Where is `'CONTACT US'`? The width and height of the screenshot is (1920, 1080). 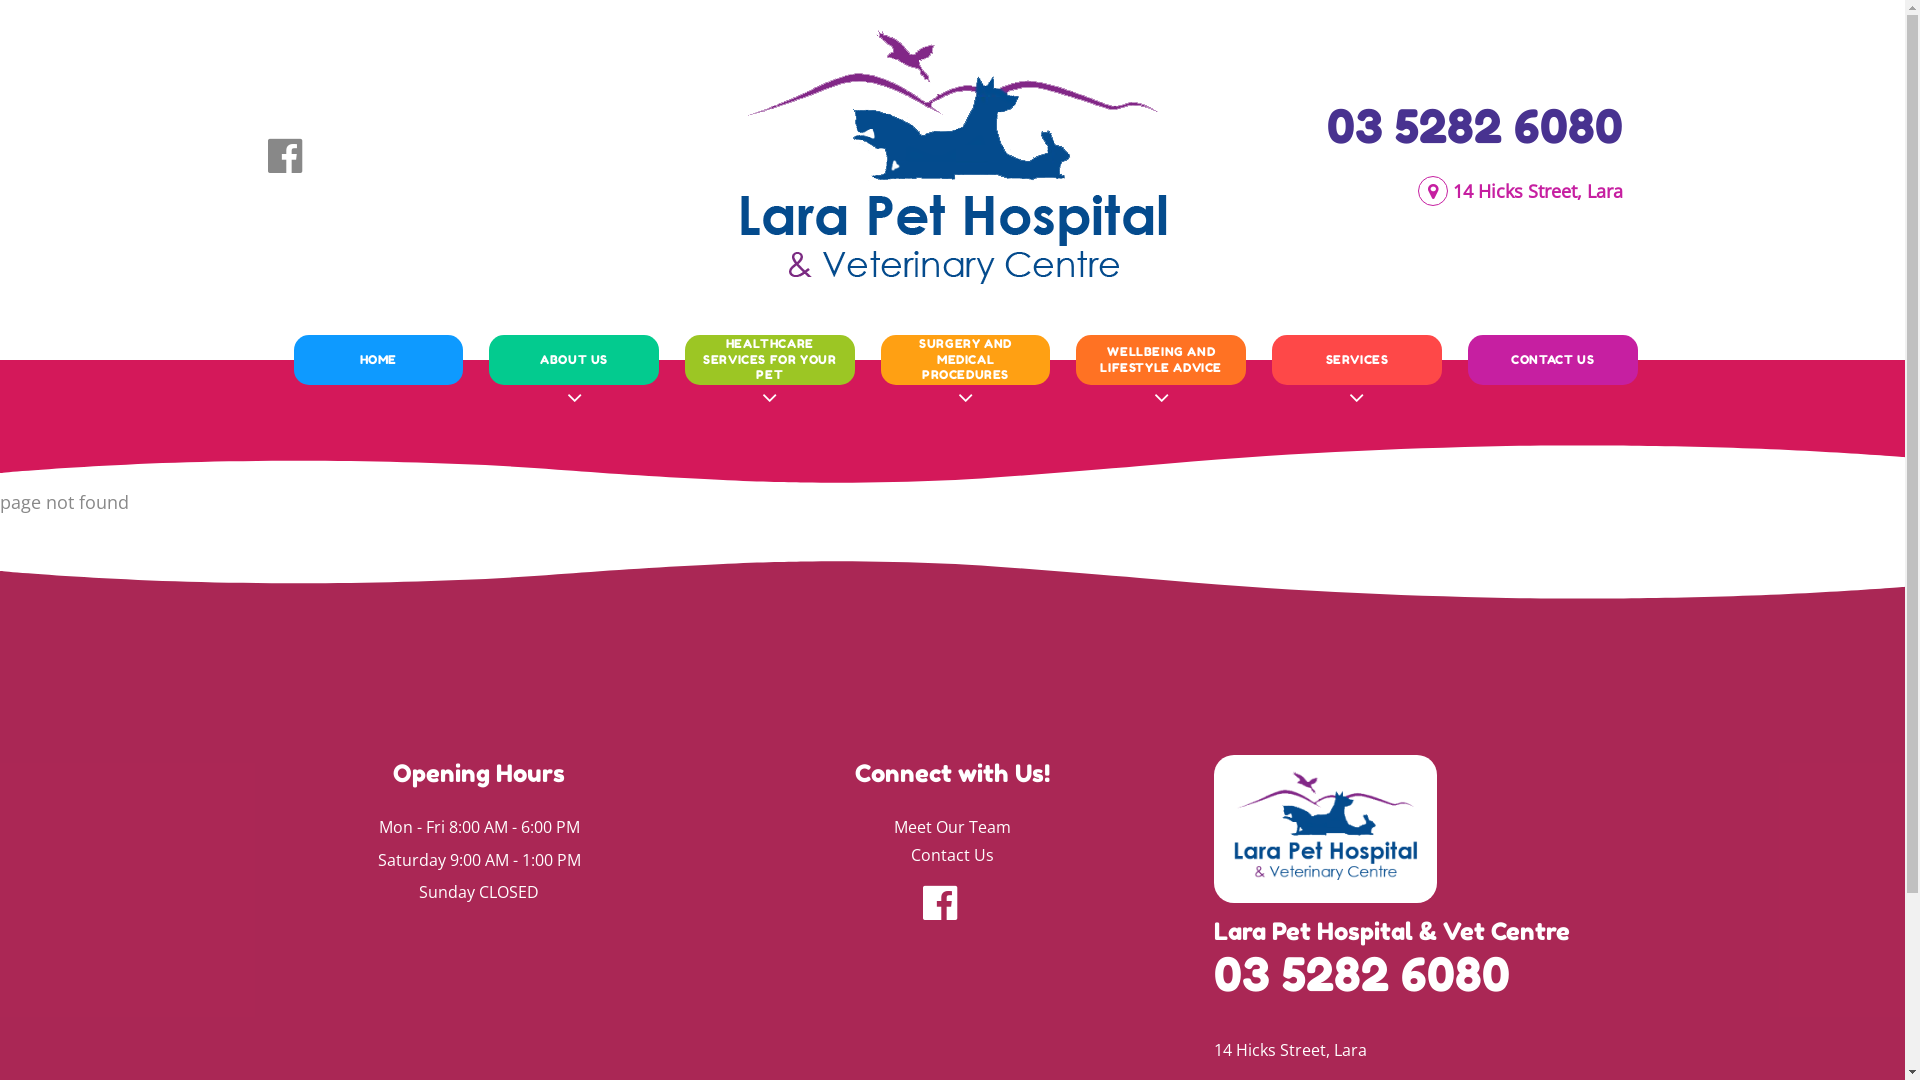 'CONTACT US' is located at coordinates (1552, 357).